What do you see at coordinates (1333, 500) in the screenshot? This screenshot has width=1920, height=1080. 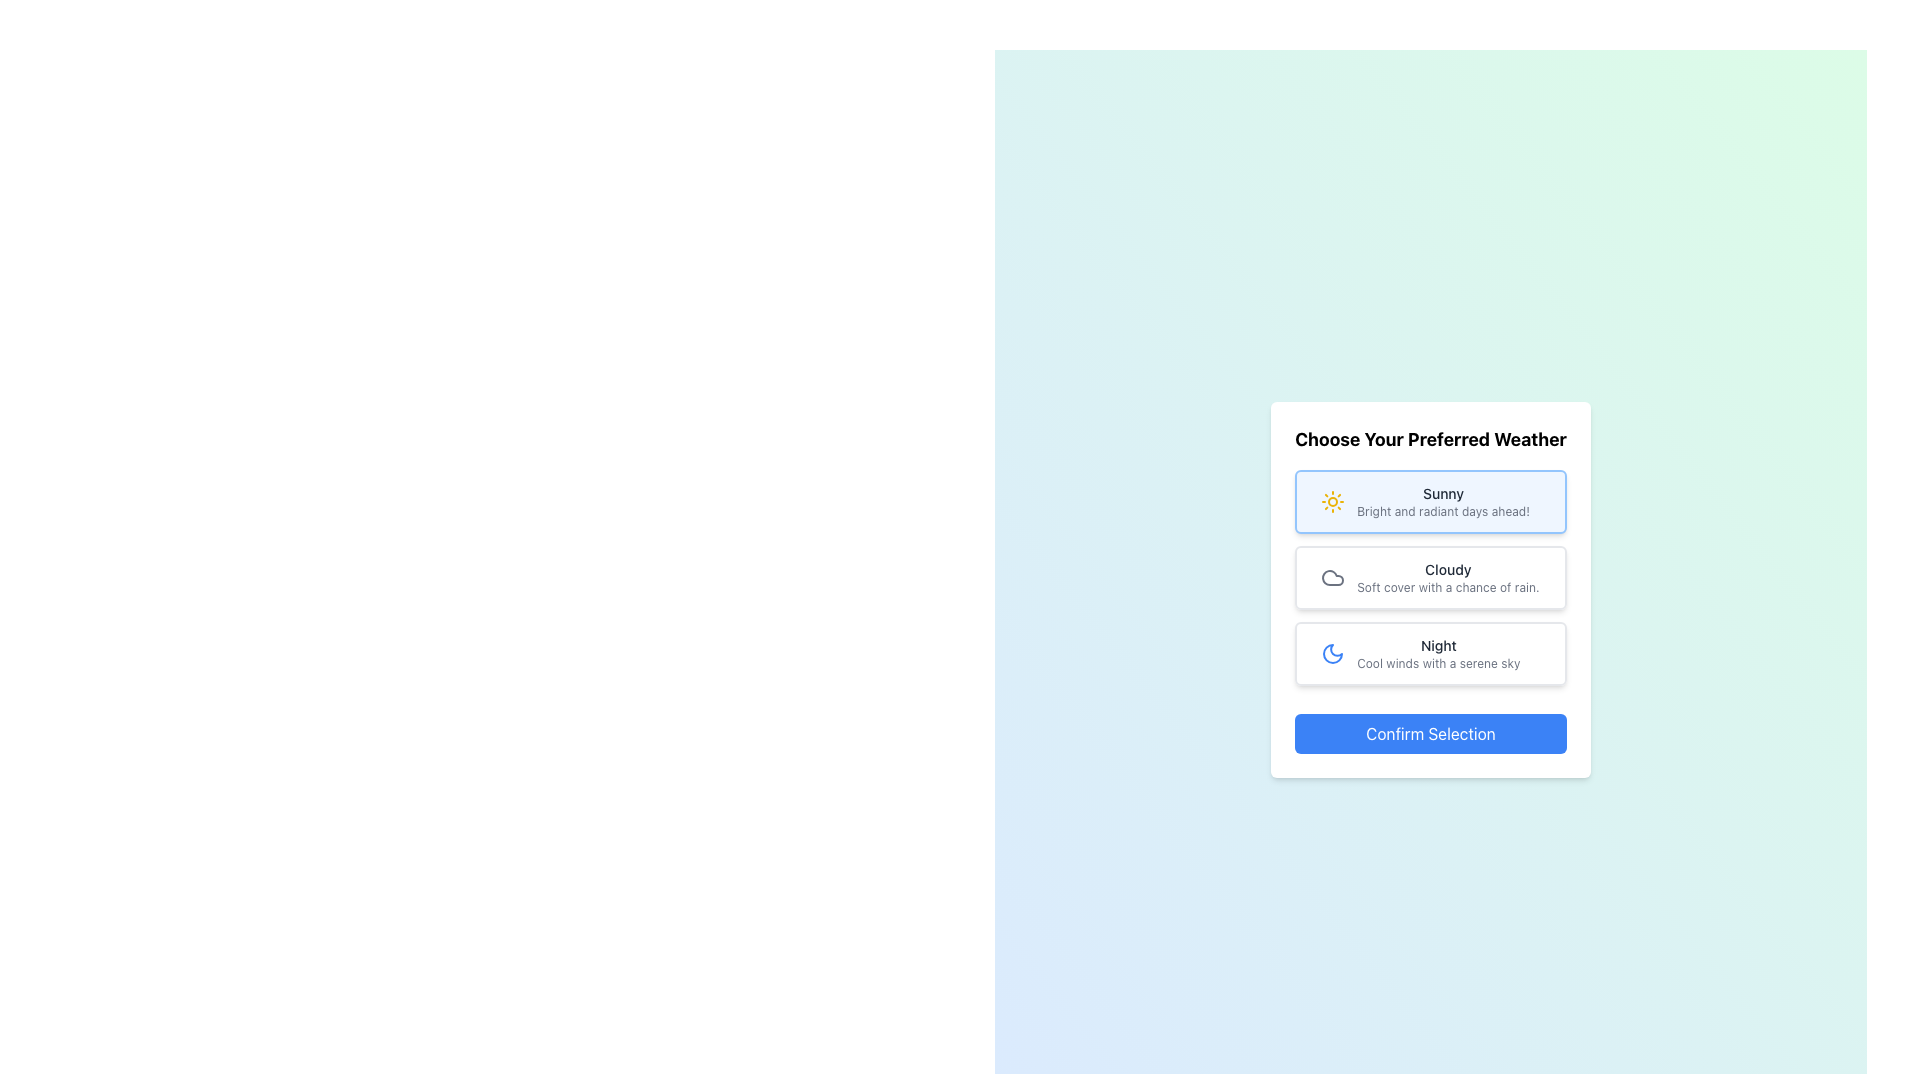 I see `the sun icon which indicates the 'Sunny' weather option in the vertical selection menu titled 'Choose Your Preferred Weather'` at bounding box center [1333, 500].